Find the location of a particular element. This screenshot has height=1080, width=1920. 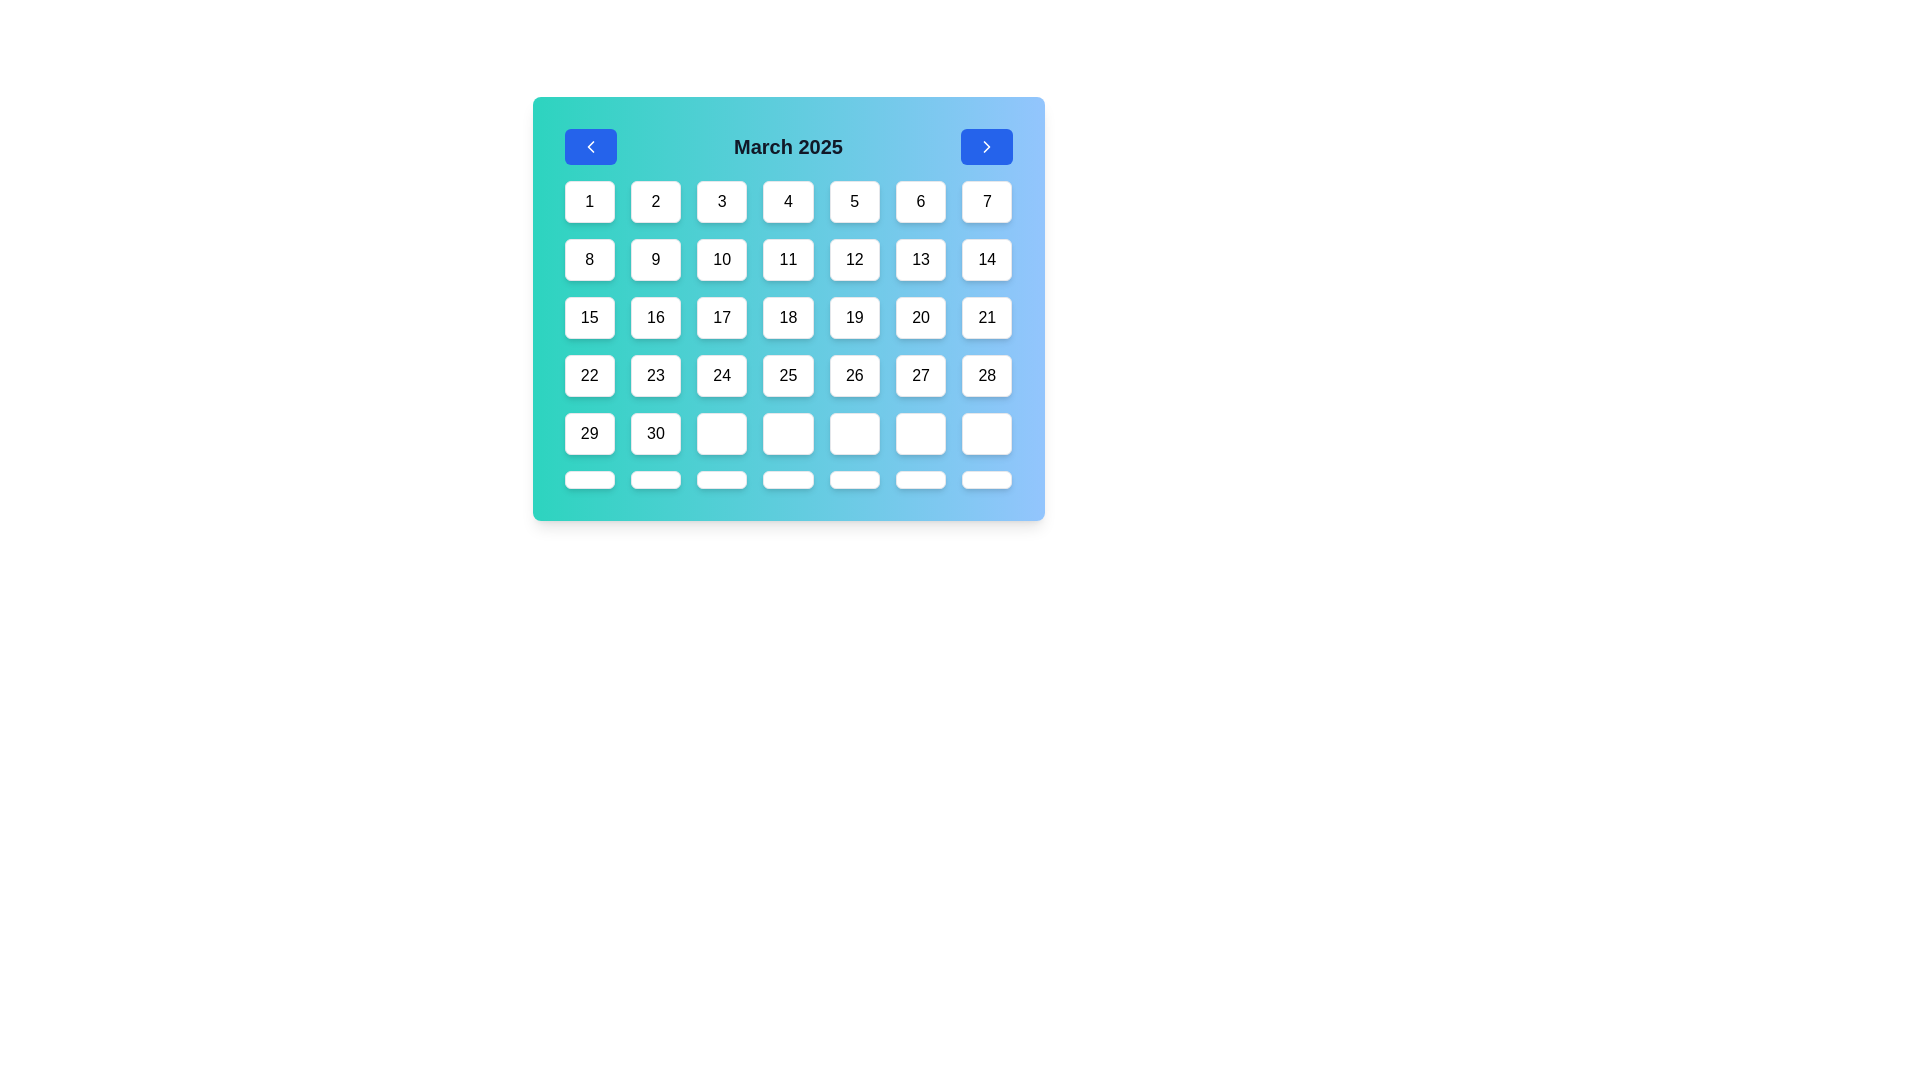

the fourth button in the last row of the calendar grid, which has a white background and a gray border is located at coordinates (787, 433).